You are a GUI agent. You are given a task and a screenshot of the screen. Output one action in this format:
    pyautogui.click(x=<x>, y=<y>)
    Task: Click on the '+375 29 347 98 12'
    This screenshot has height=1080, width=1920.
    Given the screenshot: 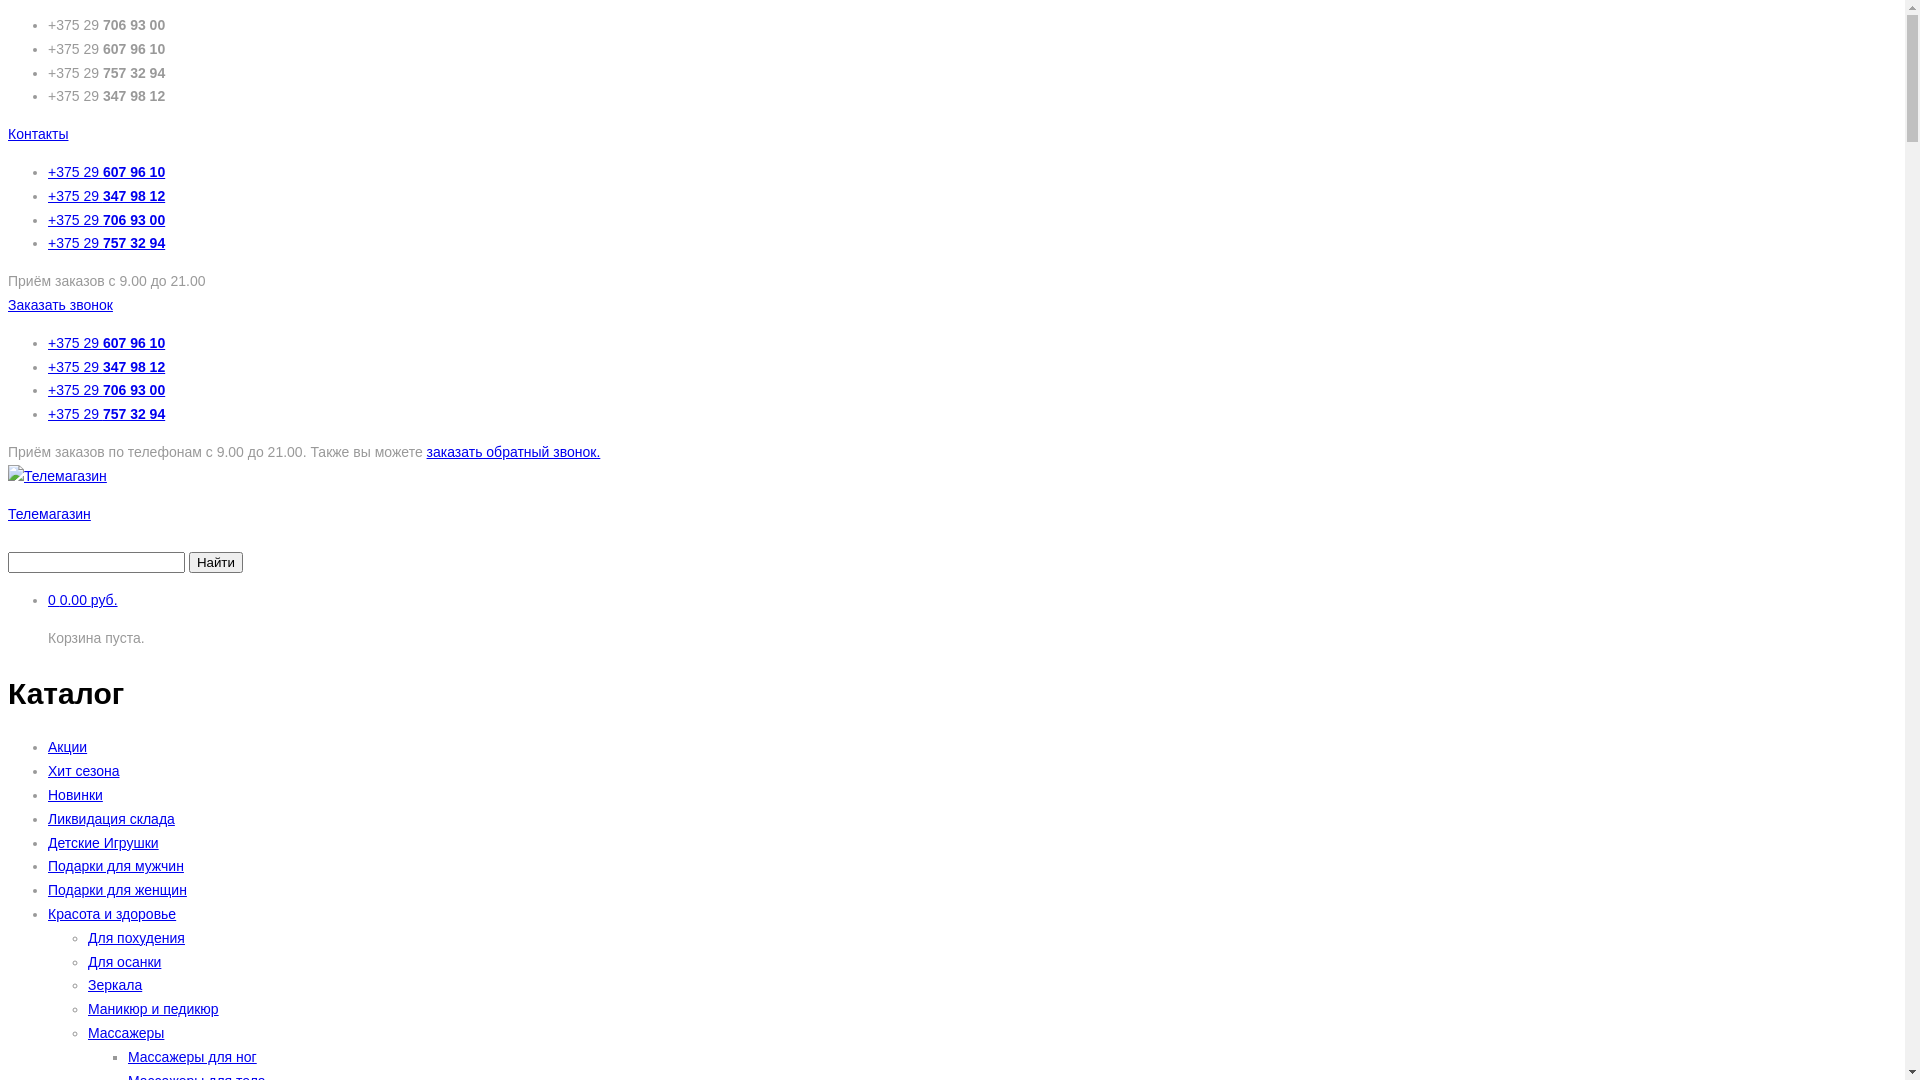 What is the action you would take?
    pyautogui.click(x=105, y=196)
    